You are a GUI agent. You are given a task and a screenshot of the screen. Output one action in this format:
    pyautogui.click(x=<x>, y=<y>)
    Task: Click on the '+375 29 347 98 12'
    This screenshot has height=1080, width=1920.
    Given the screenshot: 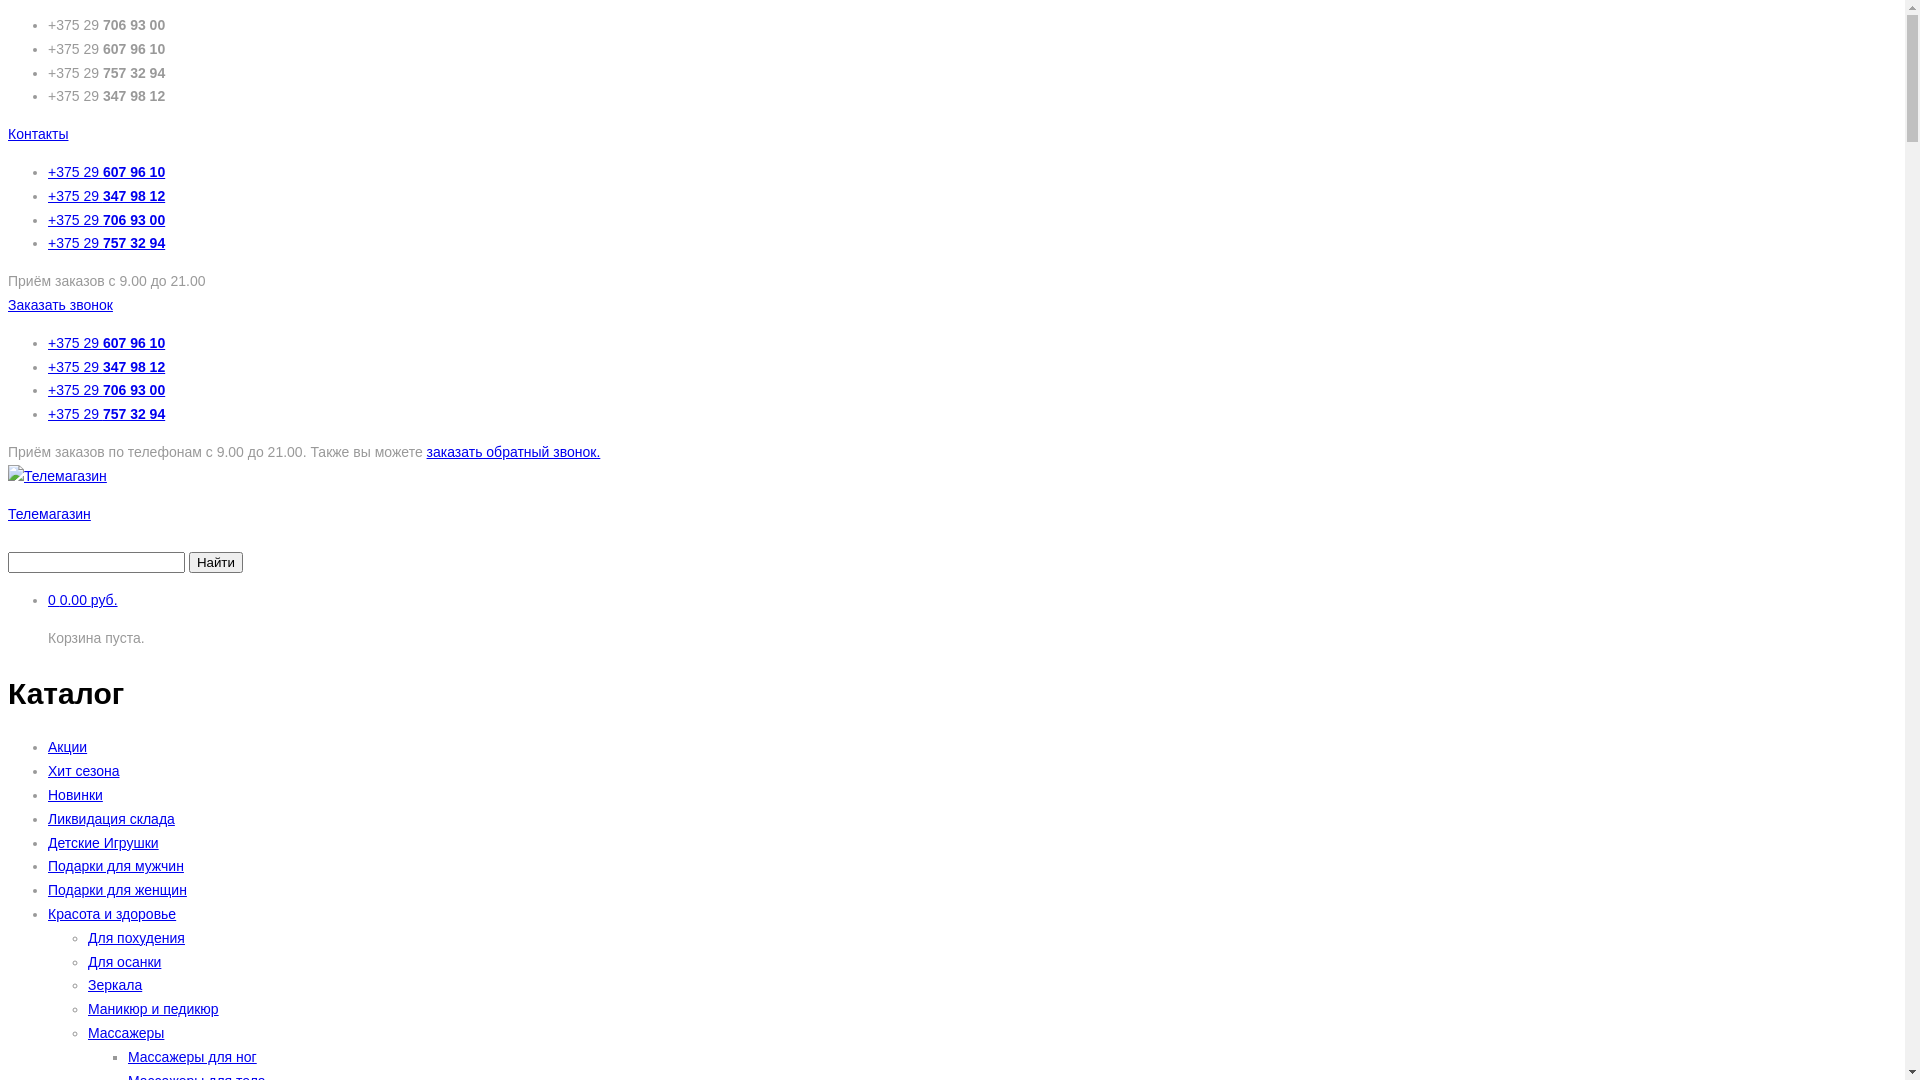 What is the action you would take?
    pyautogui.click(x=105, y=196)
    